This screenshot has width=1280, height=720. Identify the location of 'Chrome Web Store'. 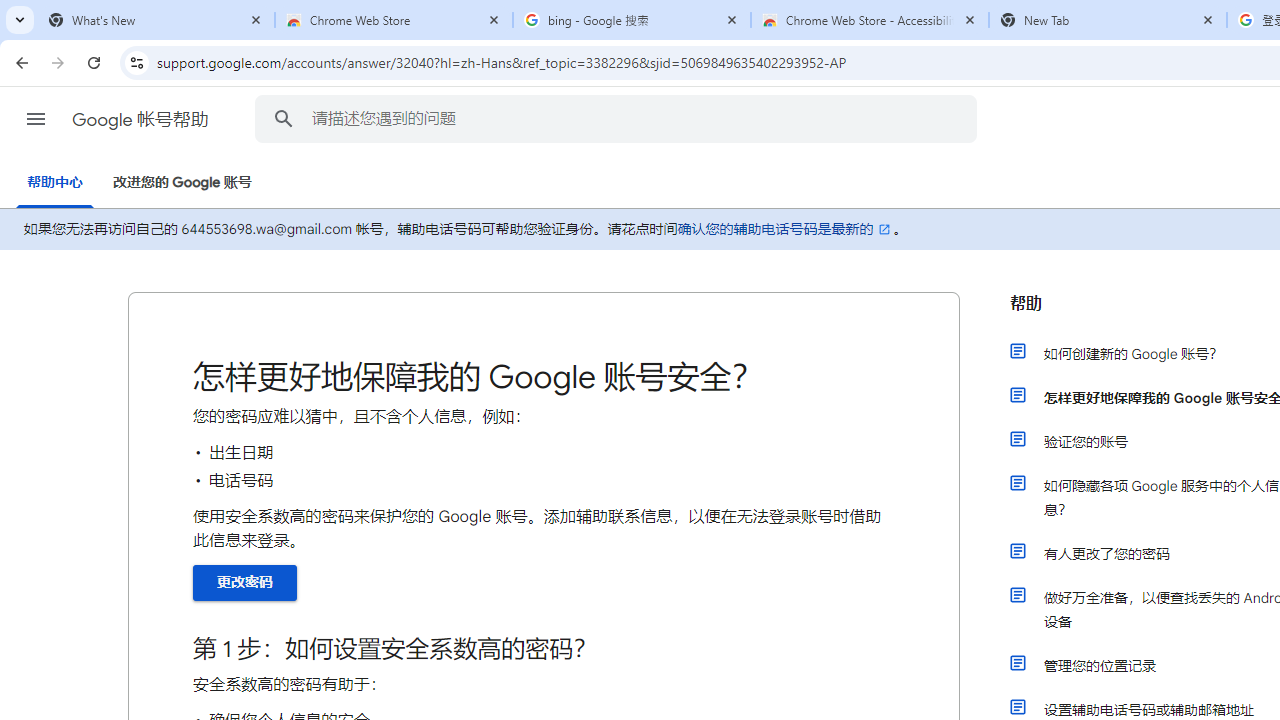
(394, 20).